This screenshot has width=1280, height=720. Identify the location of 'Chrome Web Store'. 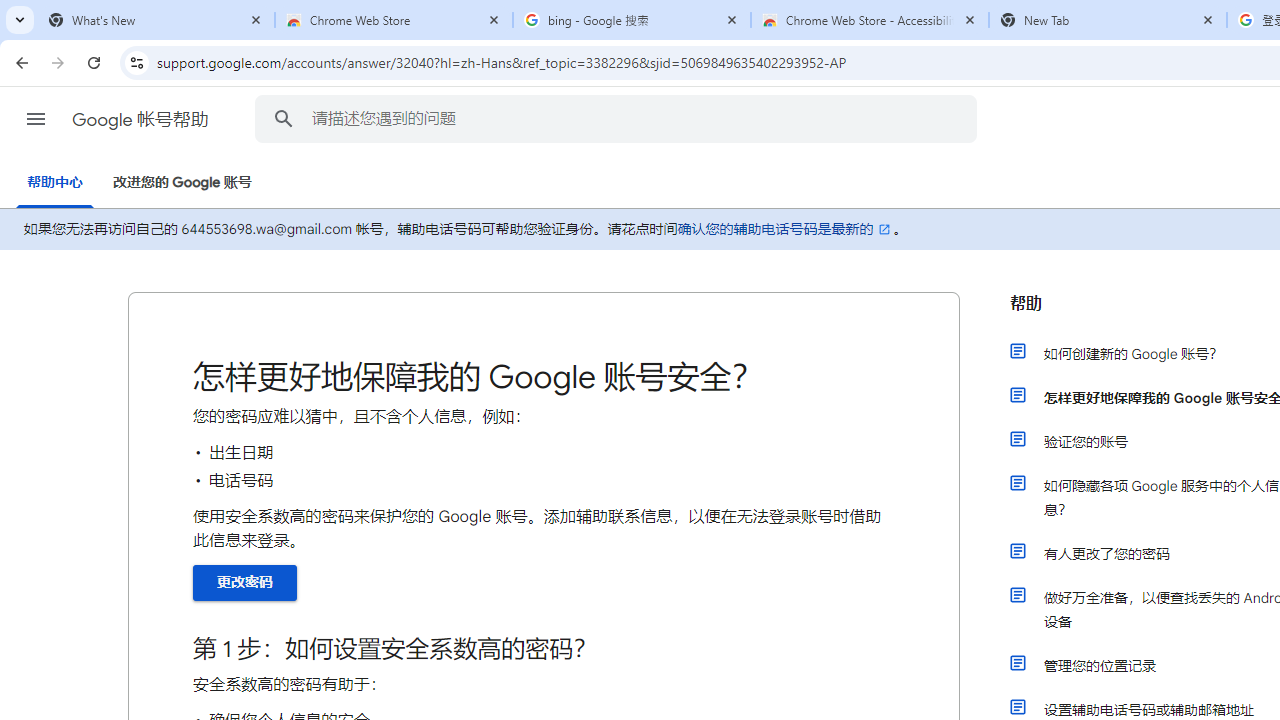
(394, 20).